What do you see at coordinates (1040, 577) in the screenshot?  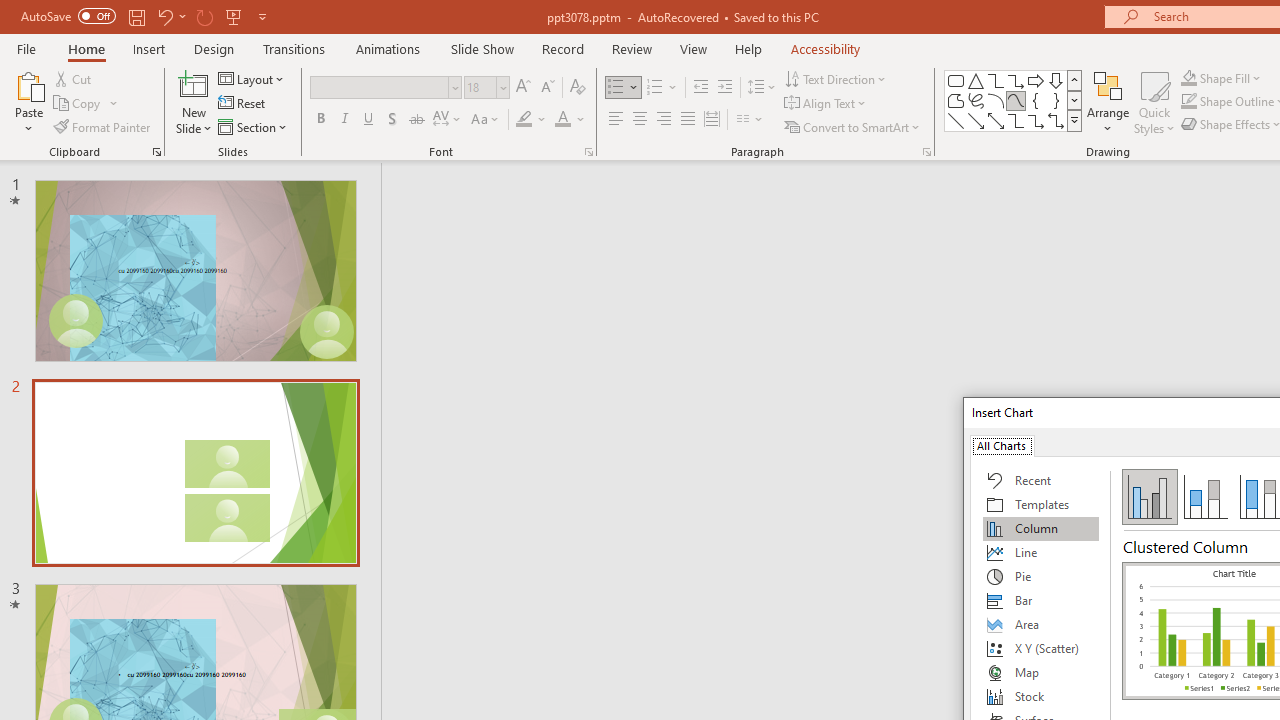 I see `'Pie'` at bounding box center [1040, 577].